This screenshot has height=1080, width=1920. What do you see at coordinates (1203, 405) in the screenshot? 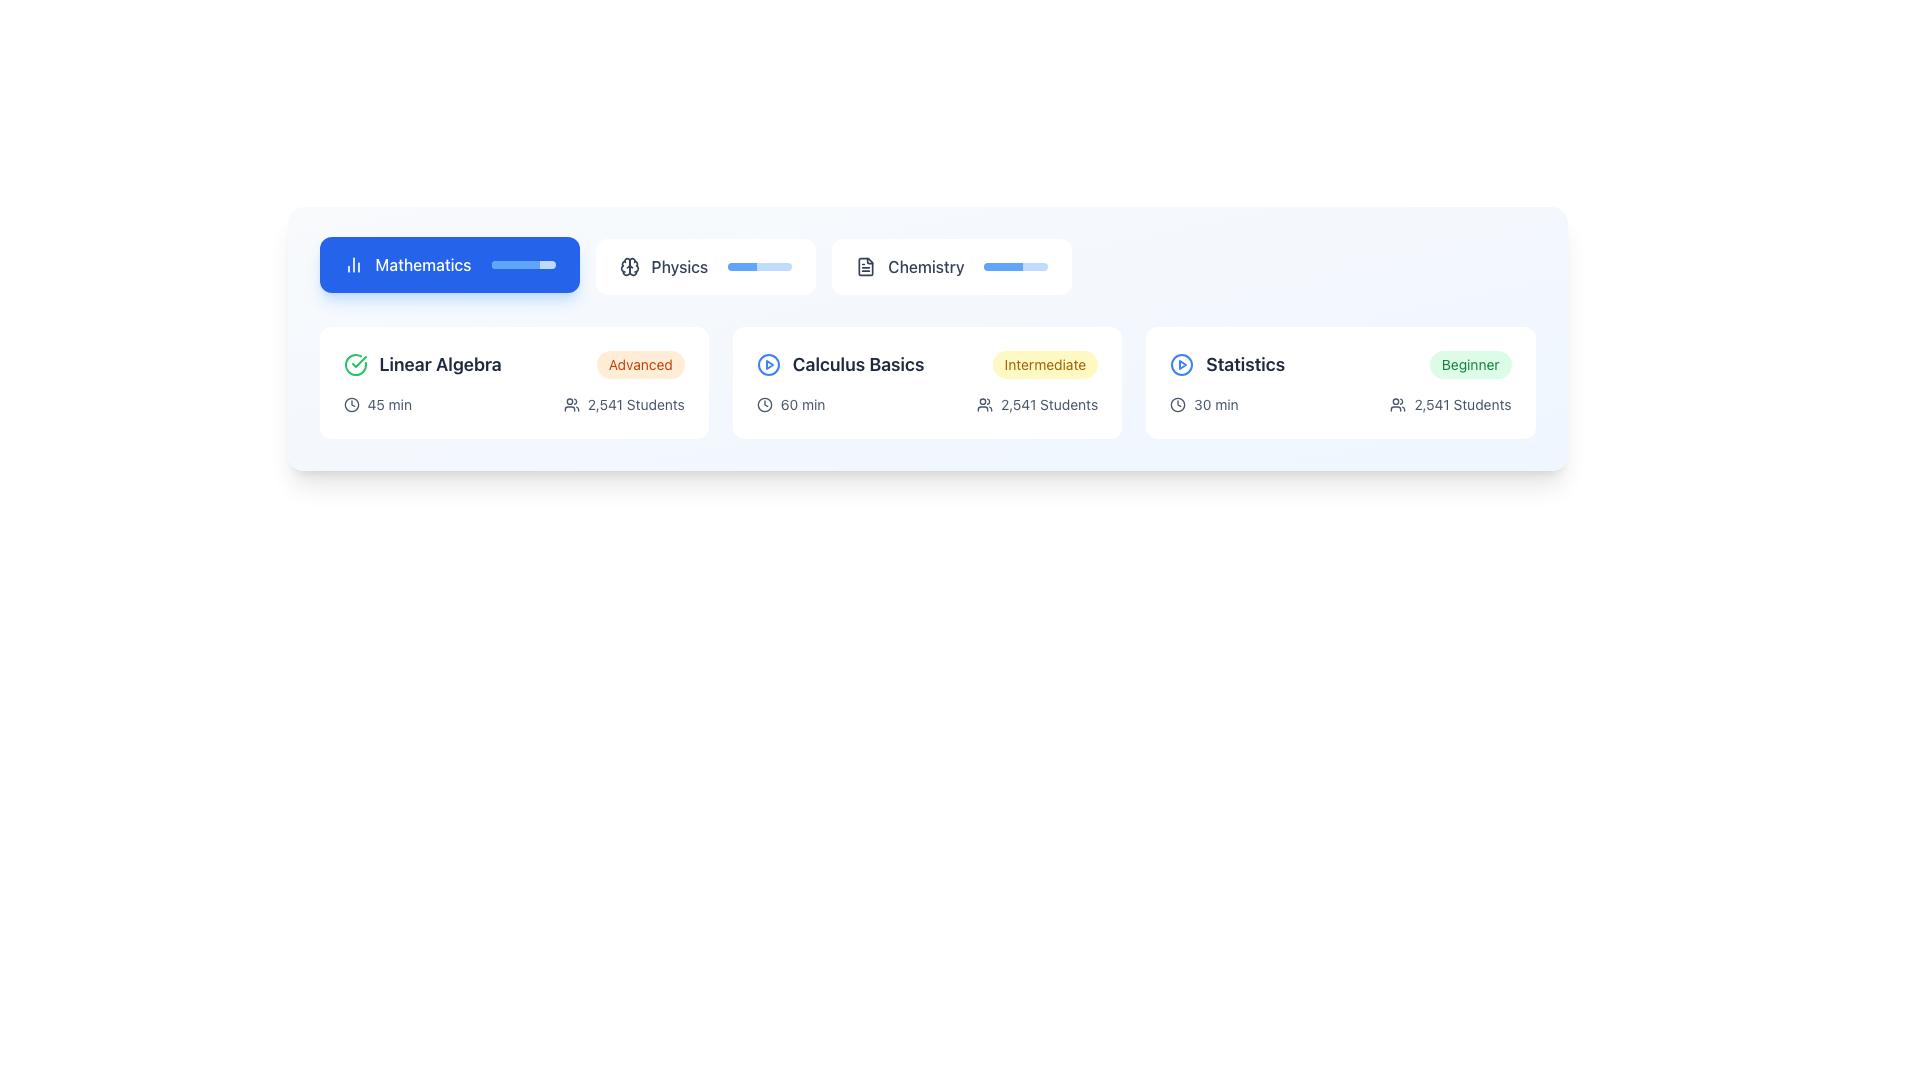
I see `the static informational display indicating the course duration of 30 minutes located in the 'Statistics' section, below the course title 'Statistics' and to the left of '2,541 Students'` at bounding box center [1203, 405].